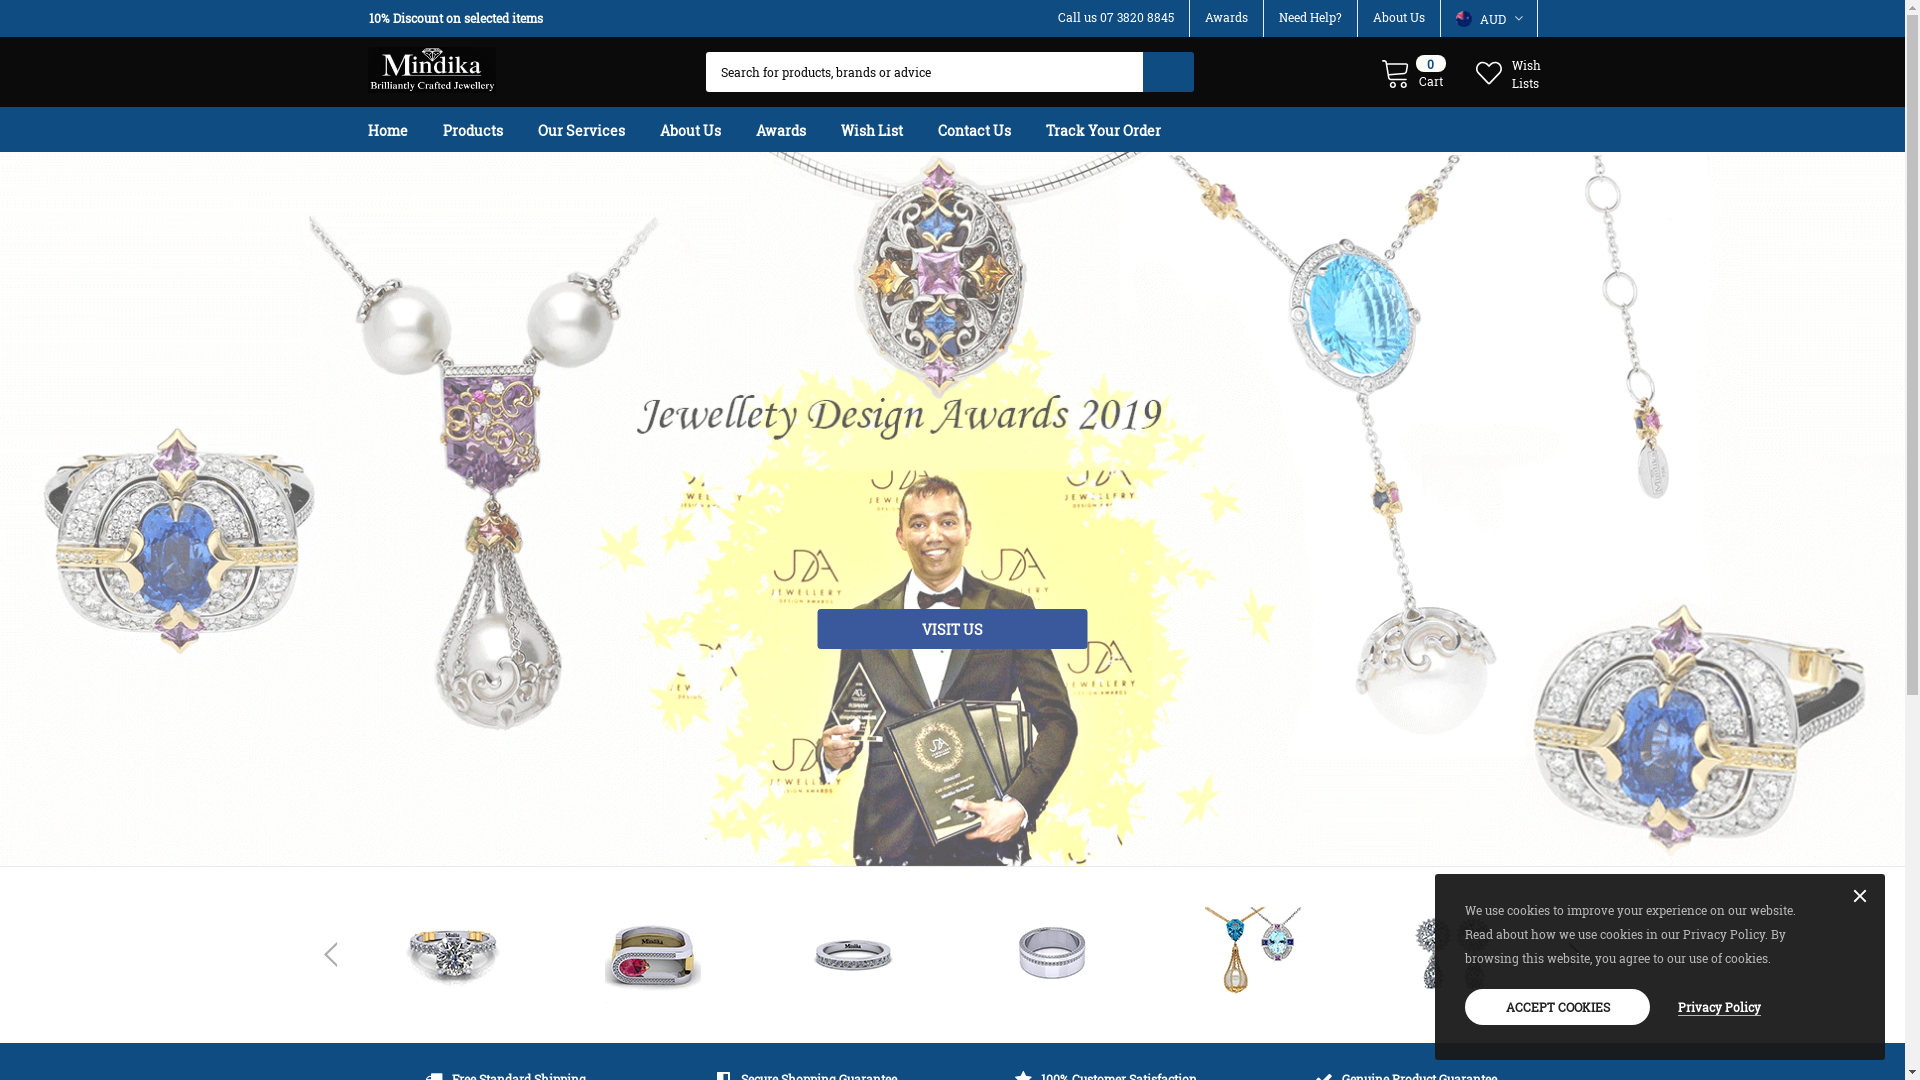 The height and width of the screenshot is (1080, 1920). I want to click on 'Products', so click(488, 129).